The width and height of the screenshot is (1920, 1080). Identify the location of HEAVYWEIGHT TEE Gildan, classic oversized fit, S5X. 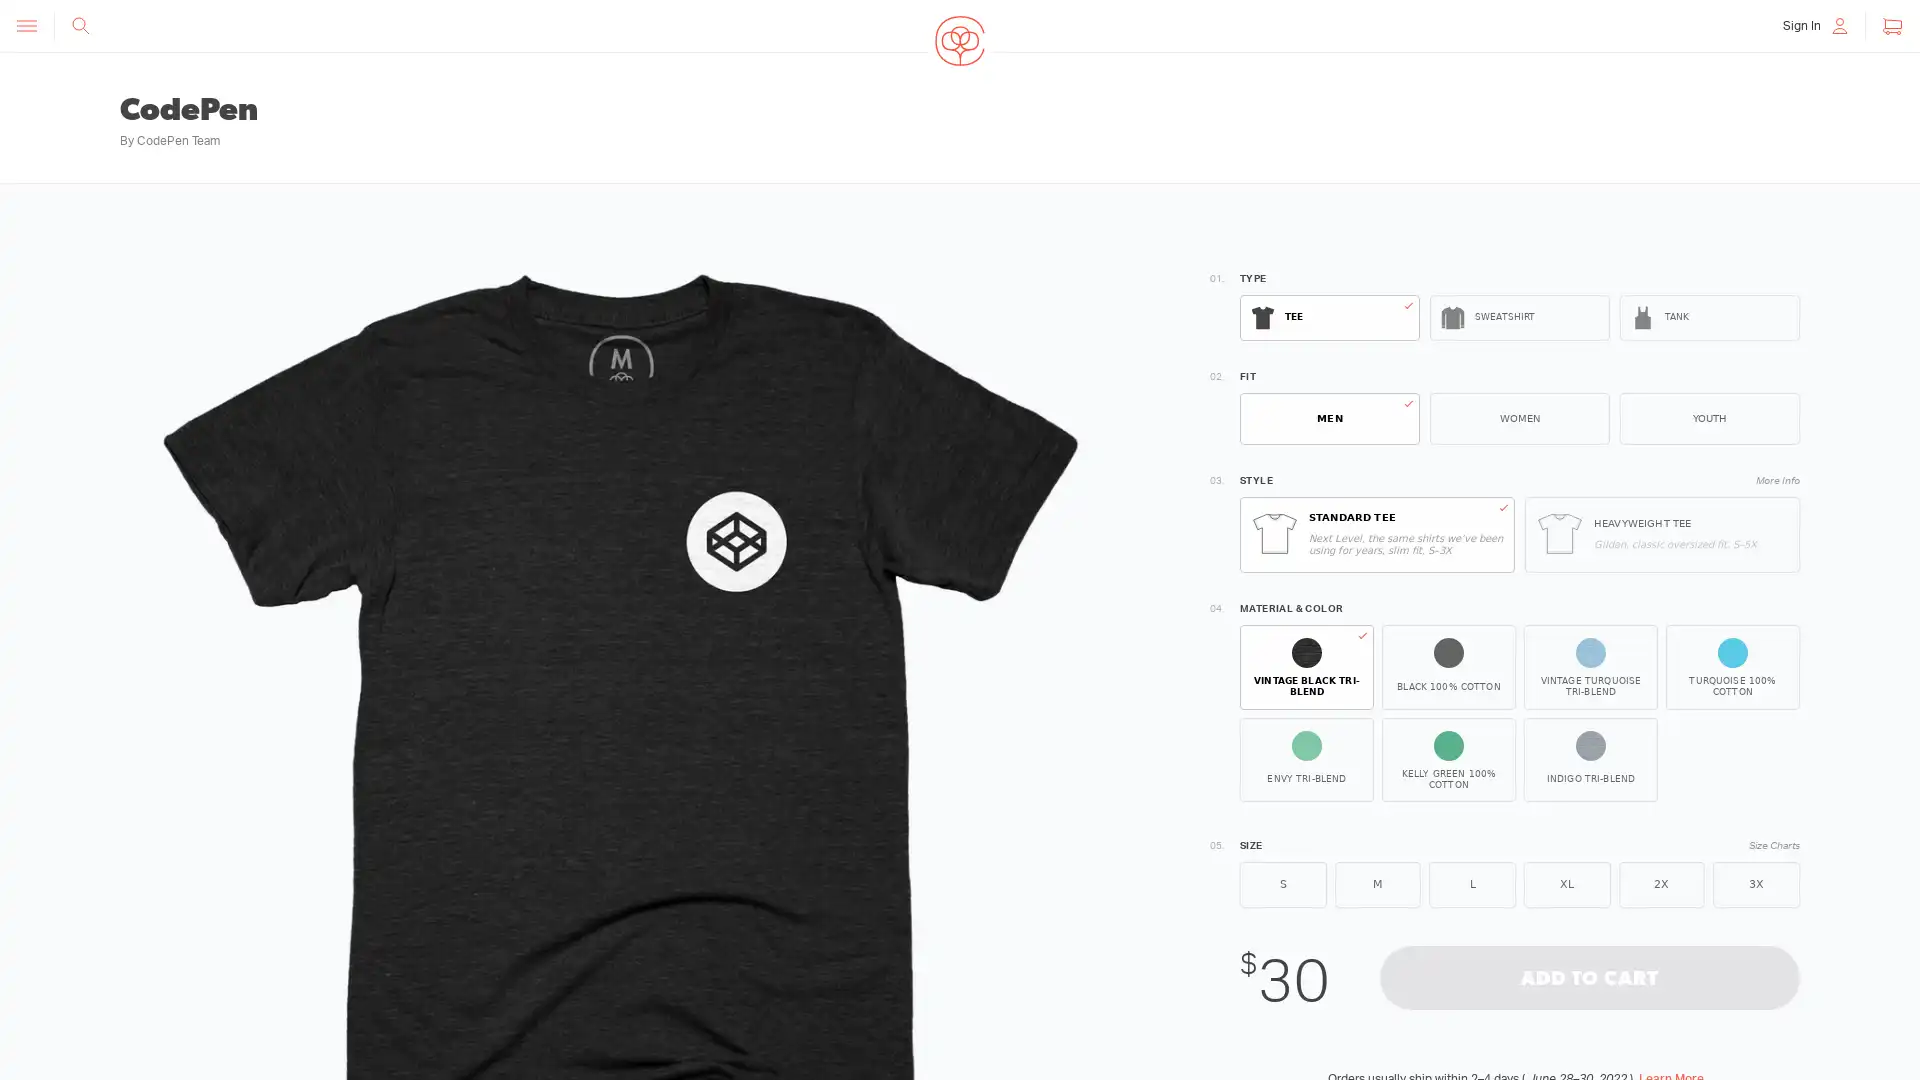
(1662, 534).